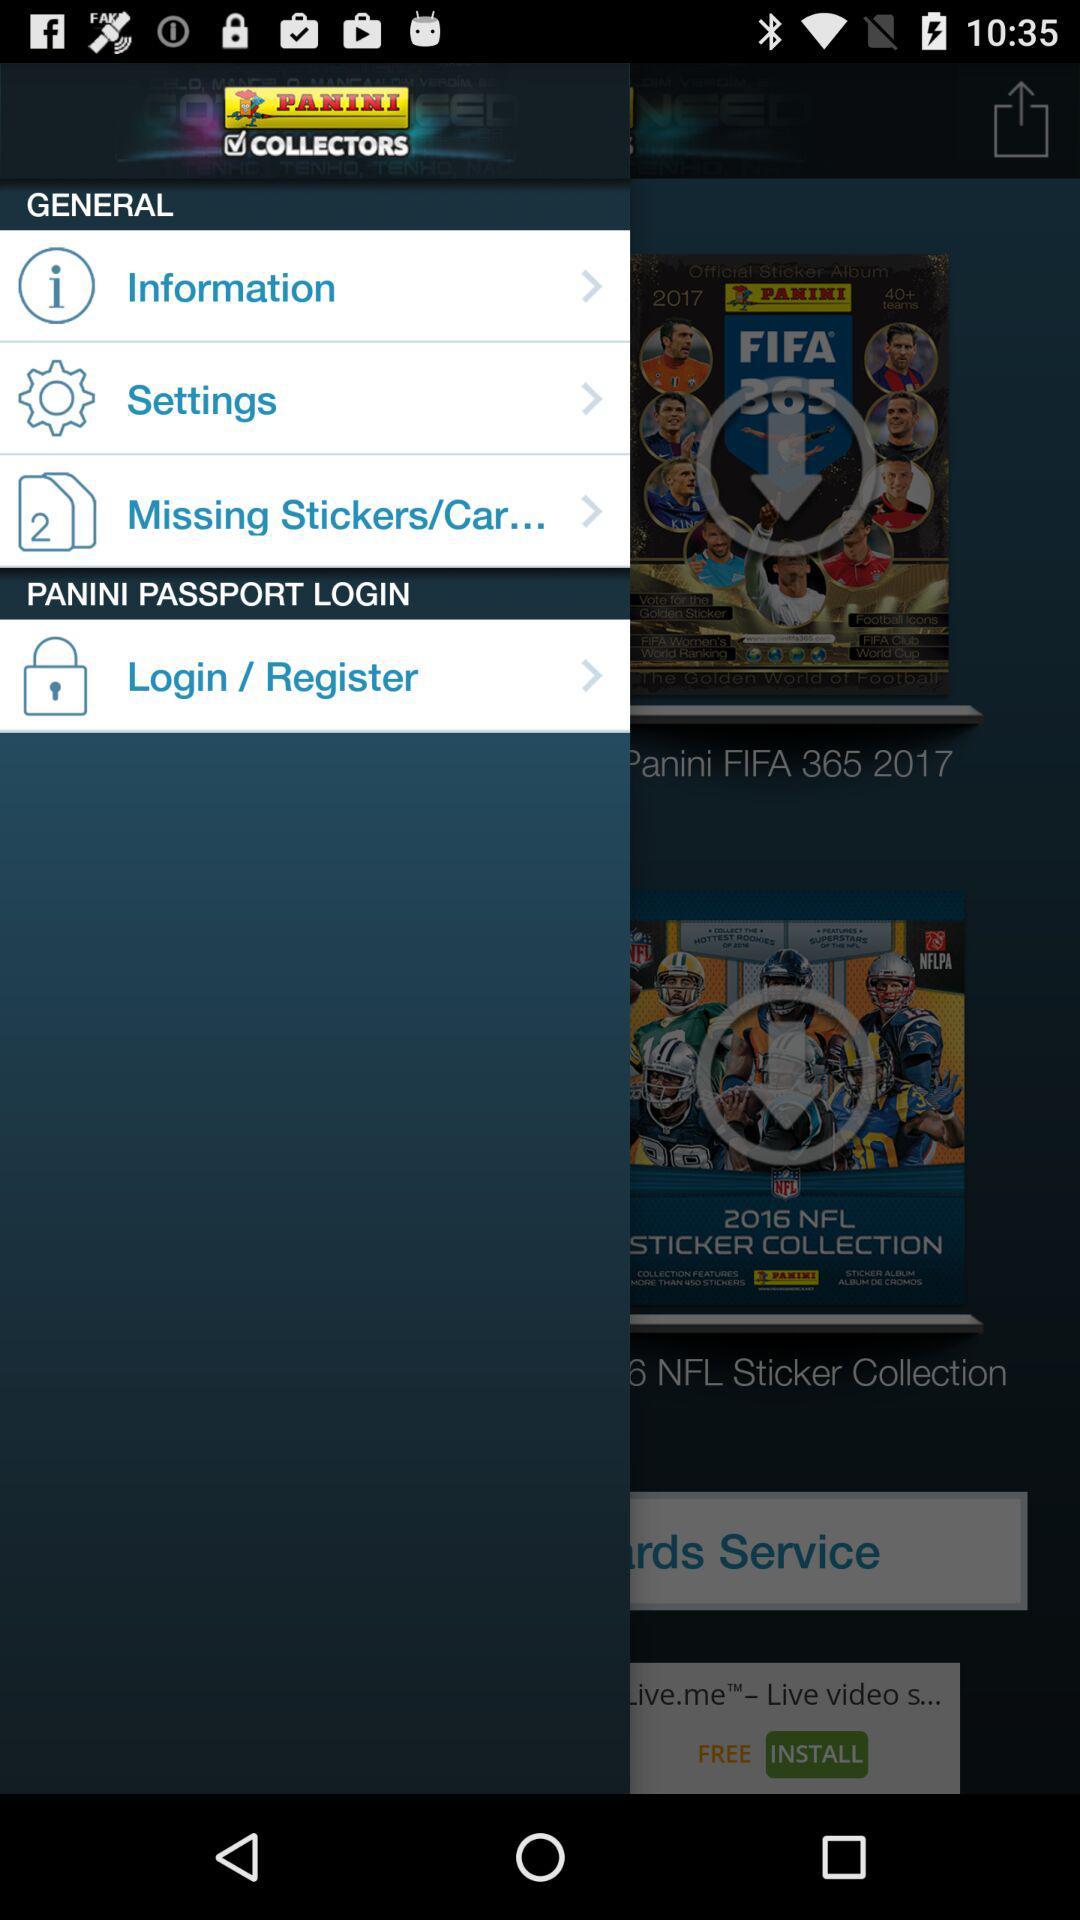 The image size is (1080, 1920). I want to click on the launch icon, so click(1021, 127).